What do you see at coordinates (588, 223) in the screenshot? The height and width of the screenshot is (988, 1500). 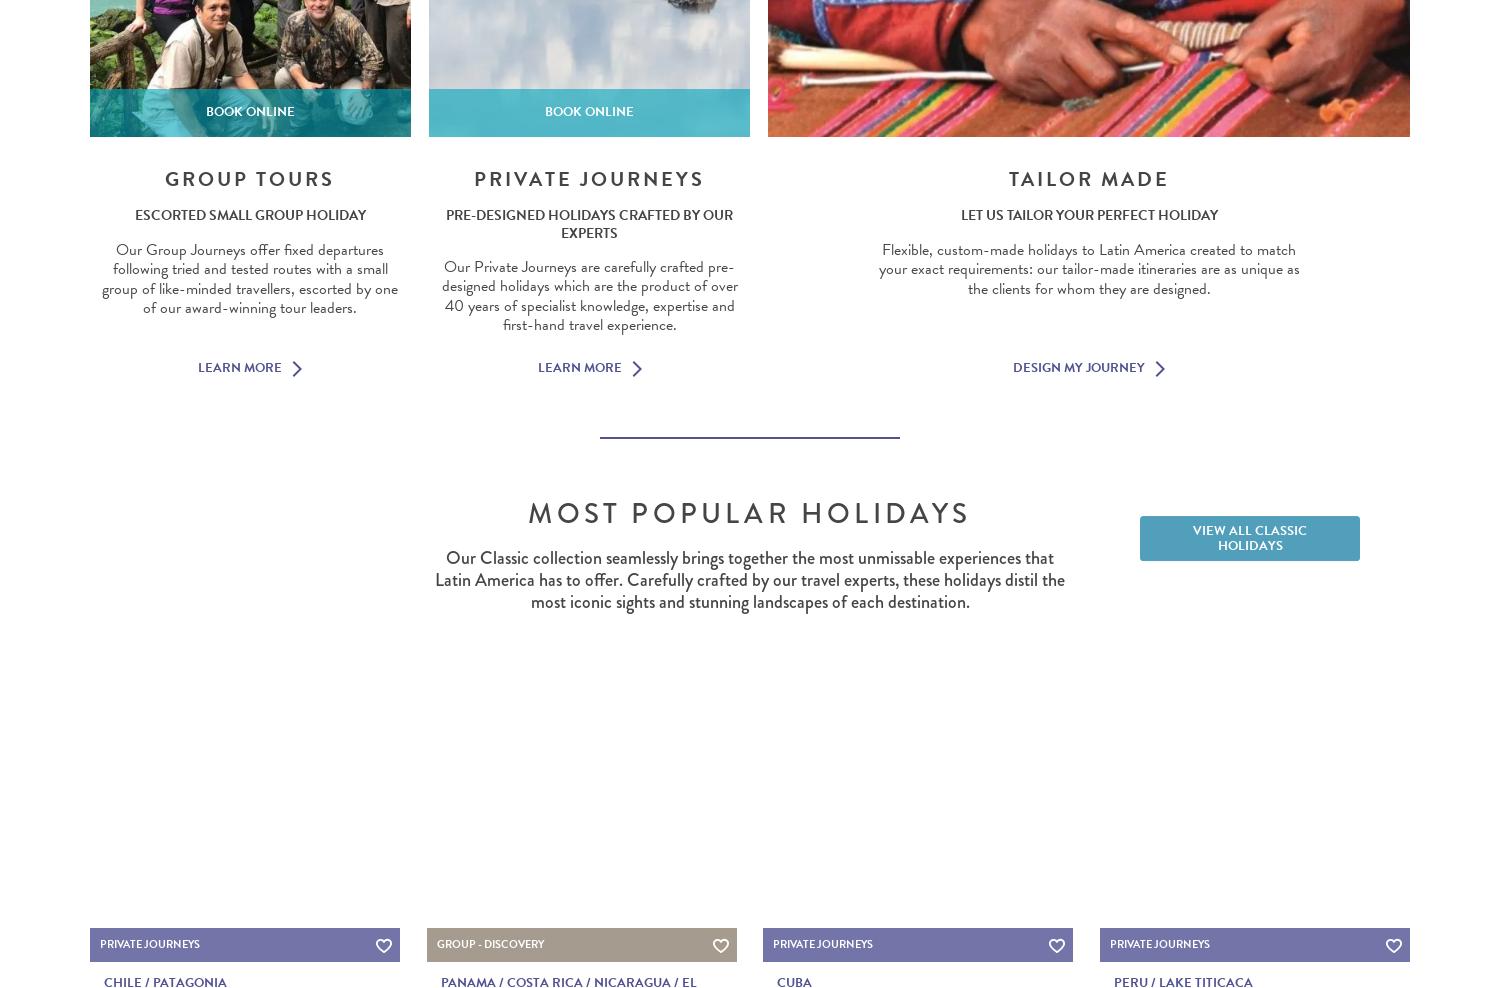 I see `'Pre-designed holidays crafted by our experts'` at bounding box center [588, 223].